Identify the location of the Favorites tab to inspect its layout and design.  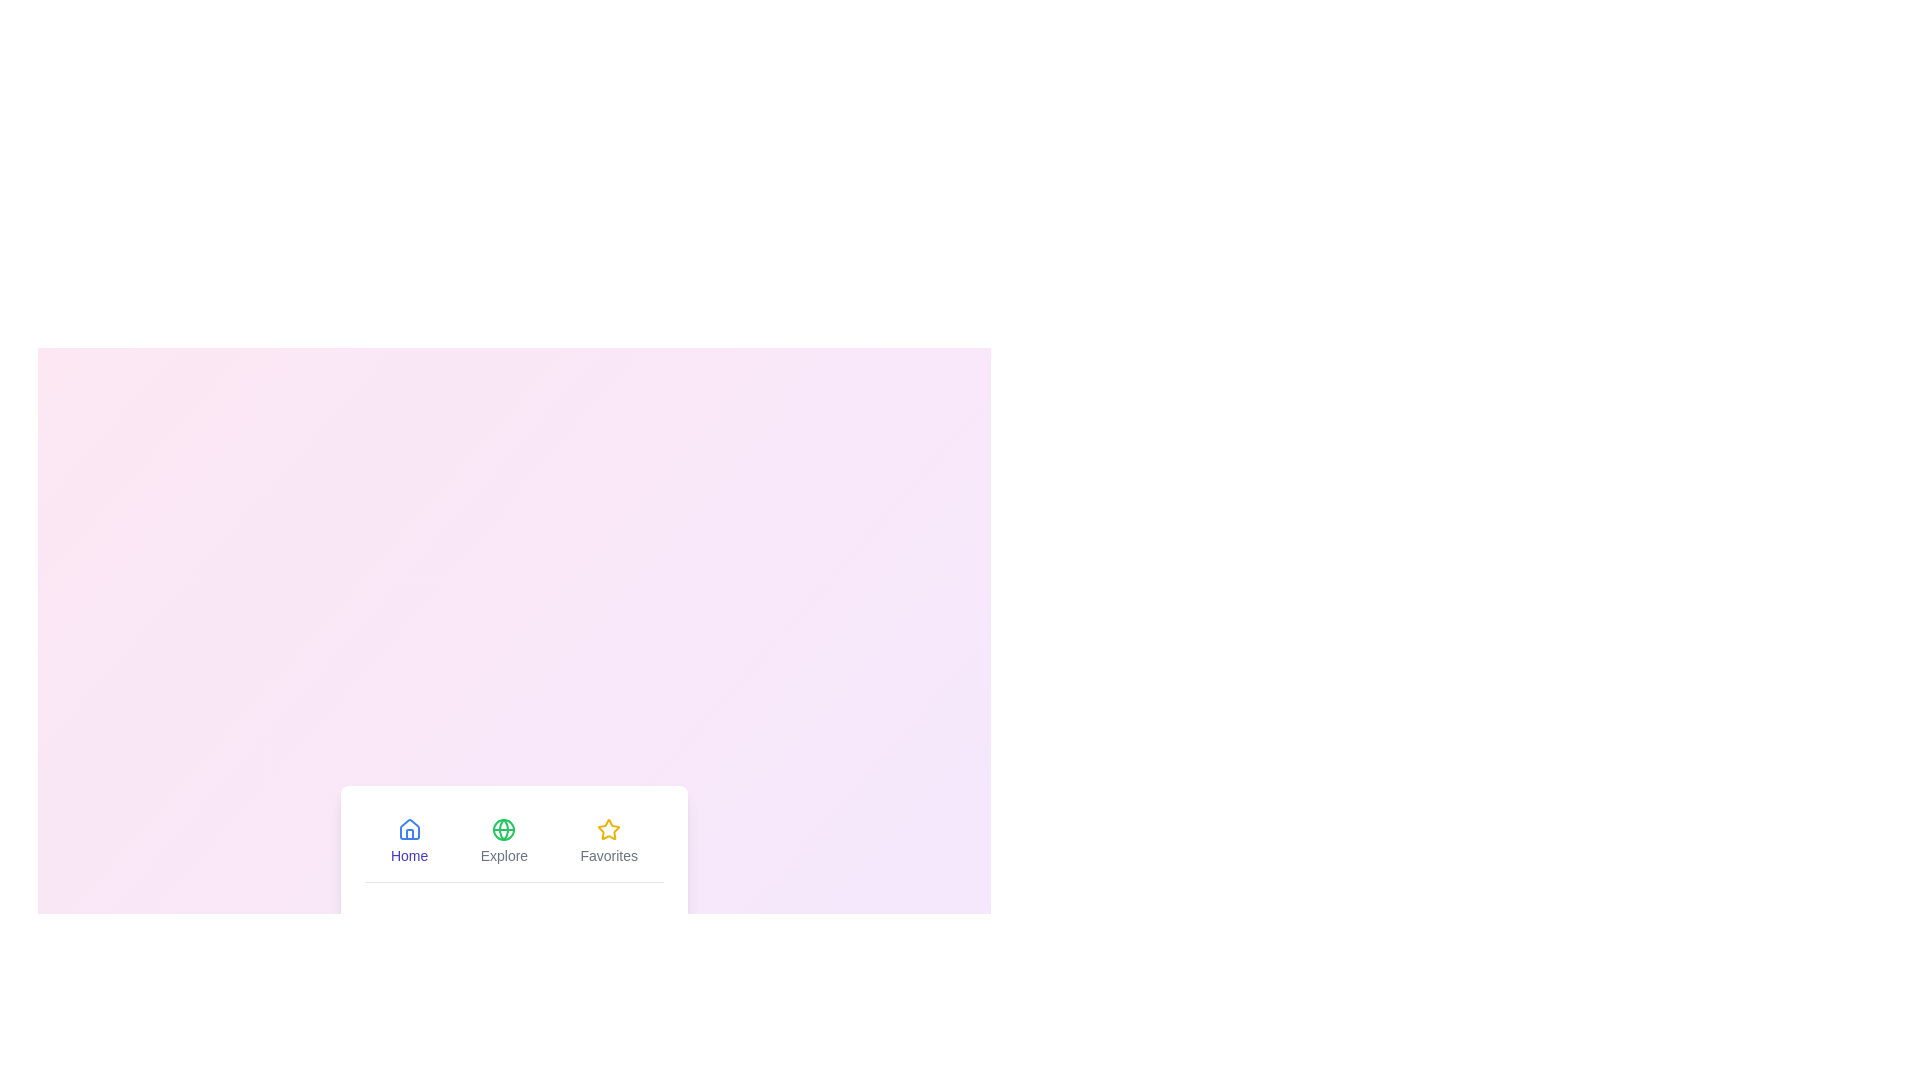
(608, 840).